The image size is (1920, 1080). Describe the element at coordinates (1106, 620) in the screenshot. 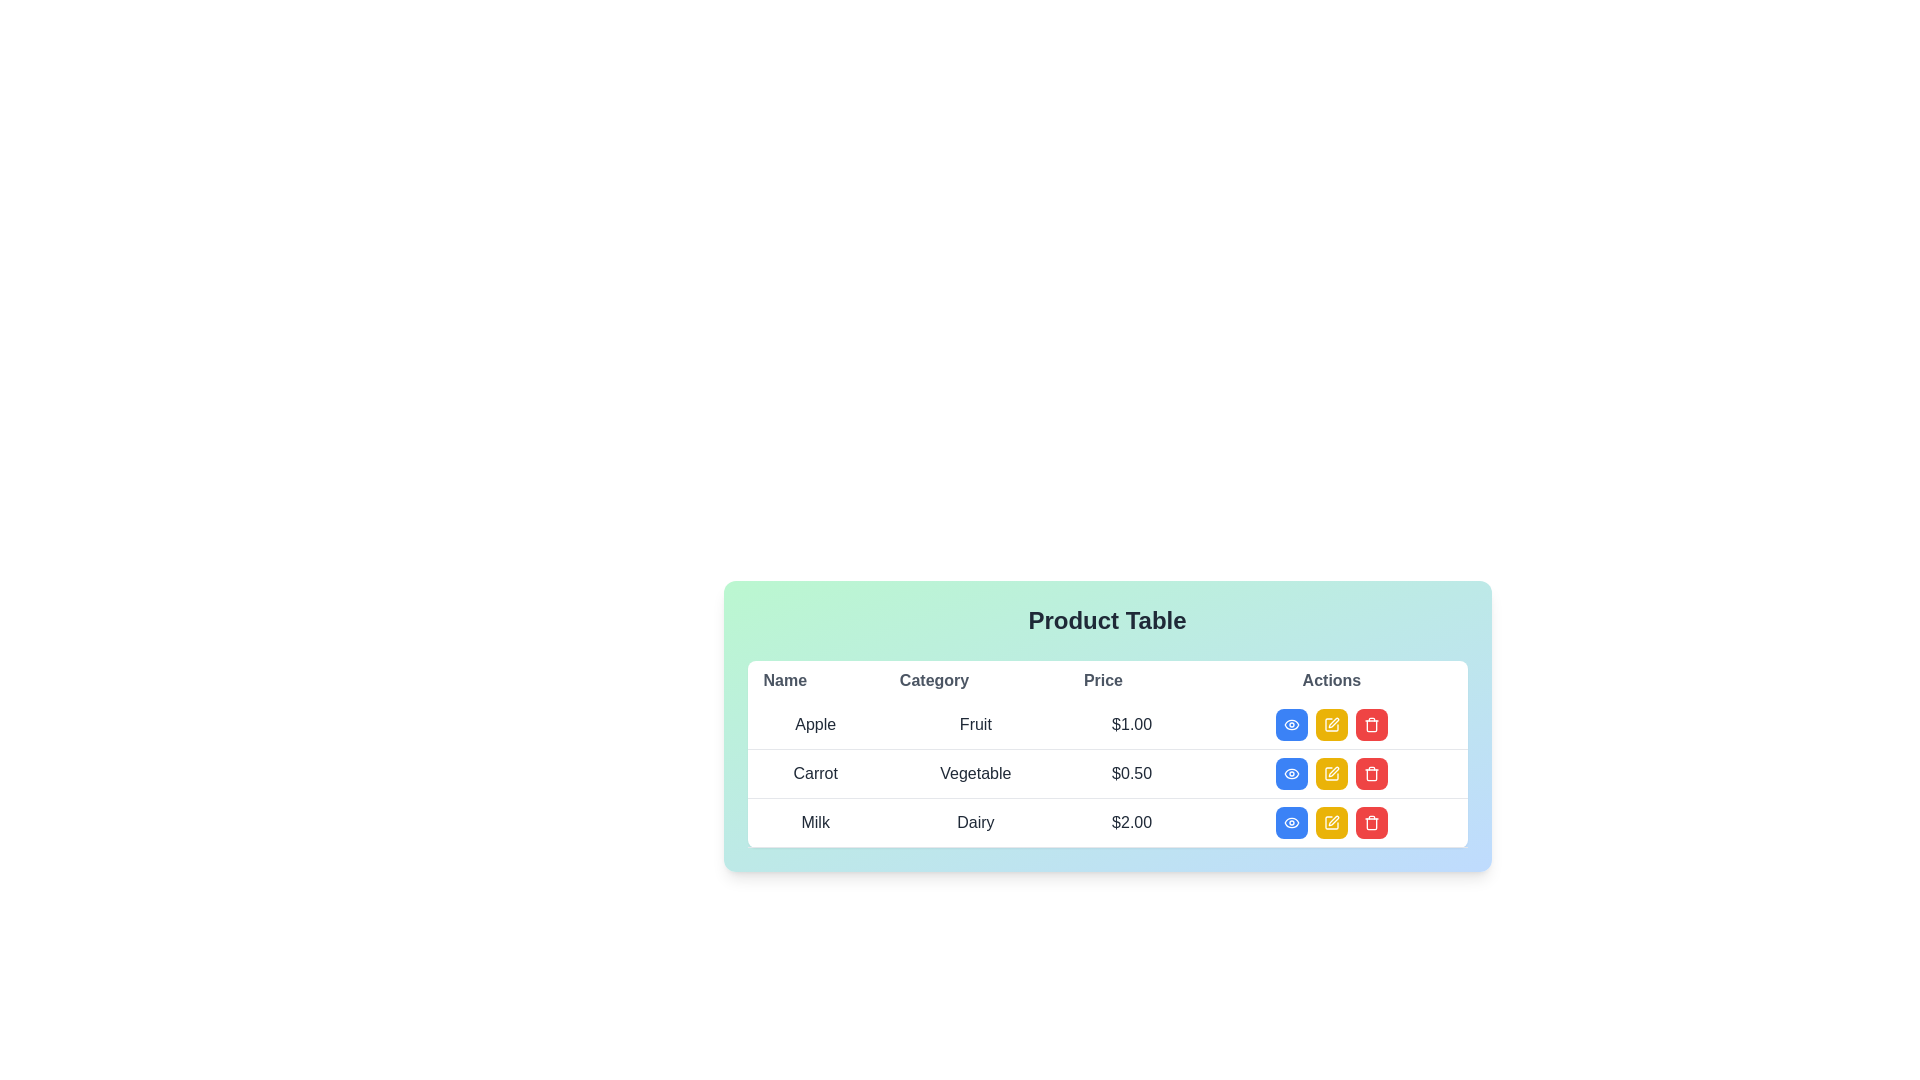

I see `the centered title text 'Product Table', which is displayed in a bold and large font against a colorful gradient background` at that location.